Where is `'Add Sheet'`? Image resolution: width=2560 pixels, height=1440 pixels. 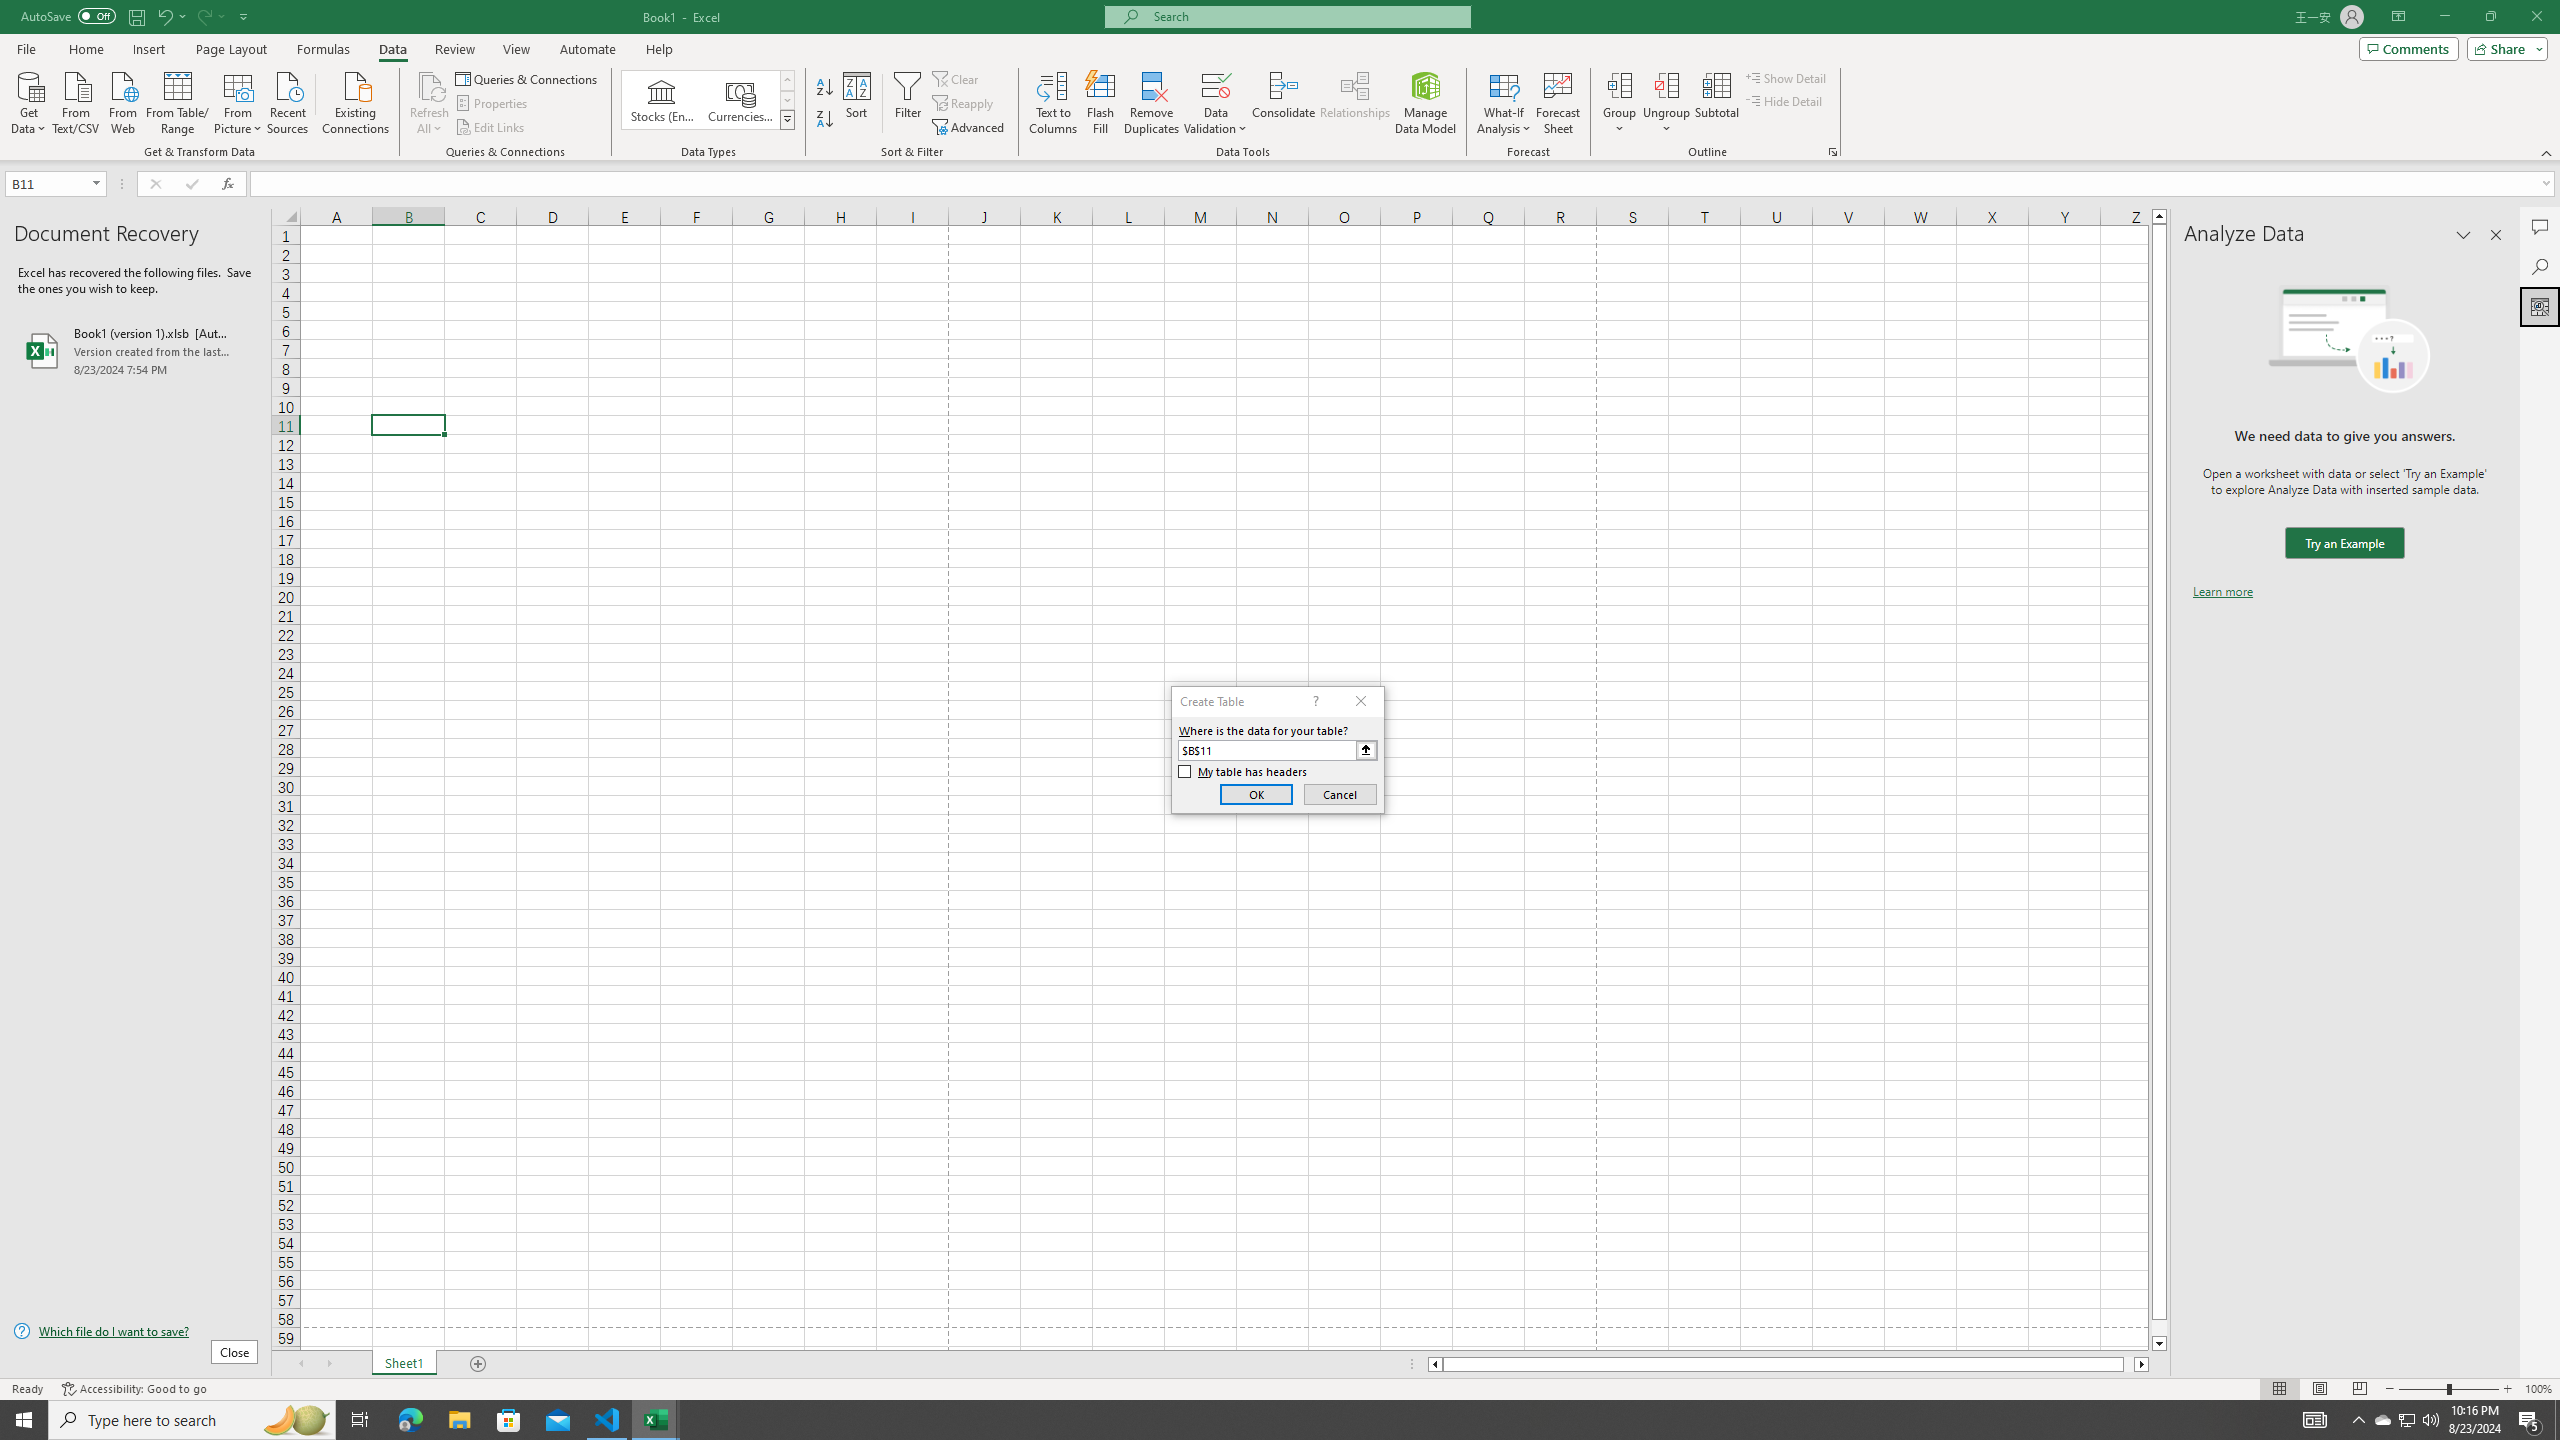 'Add Sheet' is located at coordinates (480, 1363).